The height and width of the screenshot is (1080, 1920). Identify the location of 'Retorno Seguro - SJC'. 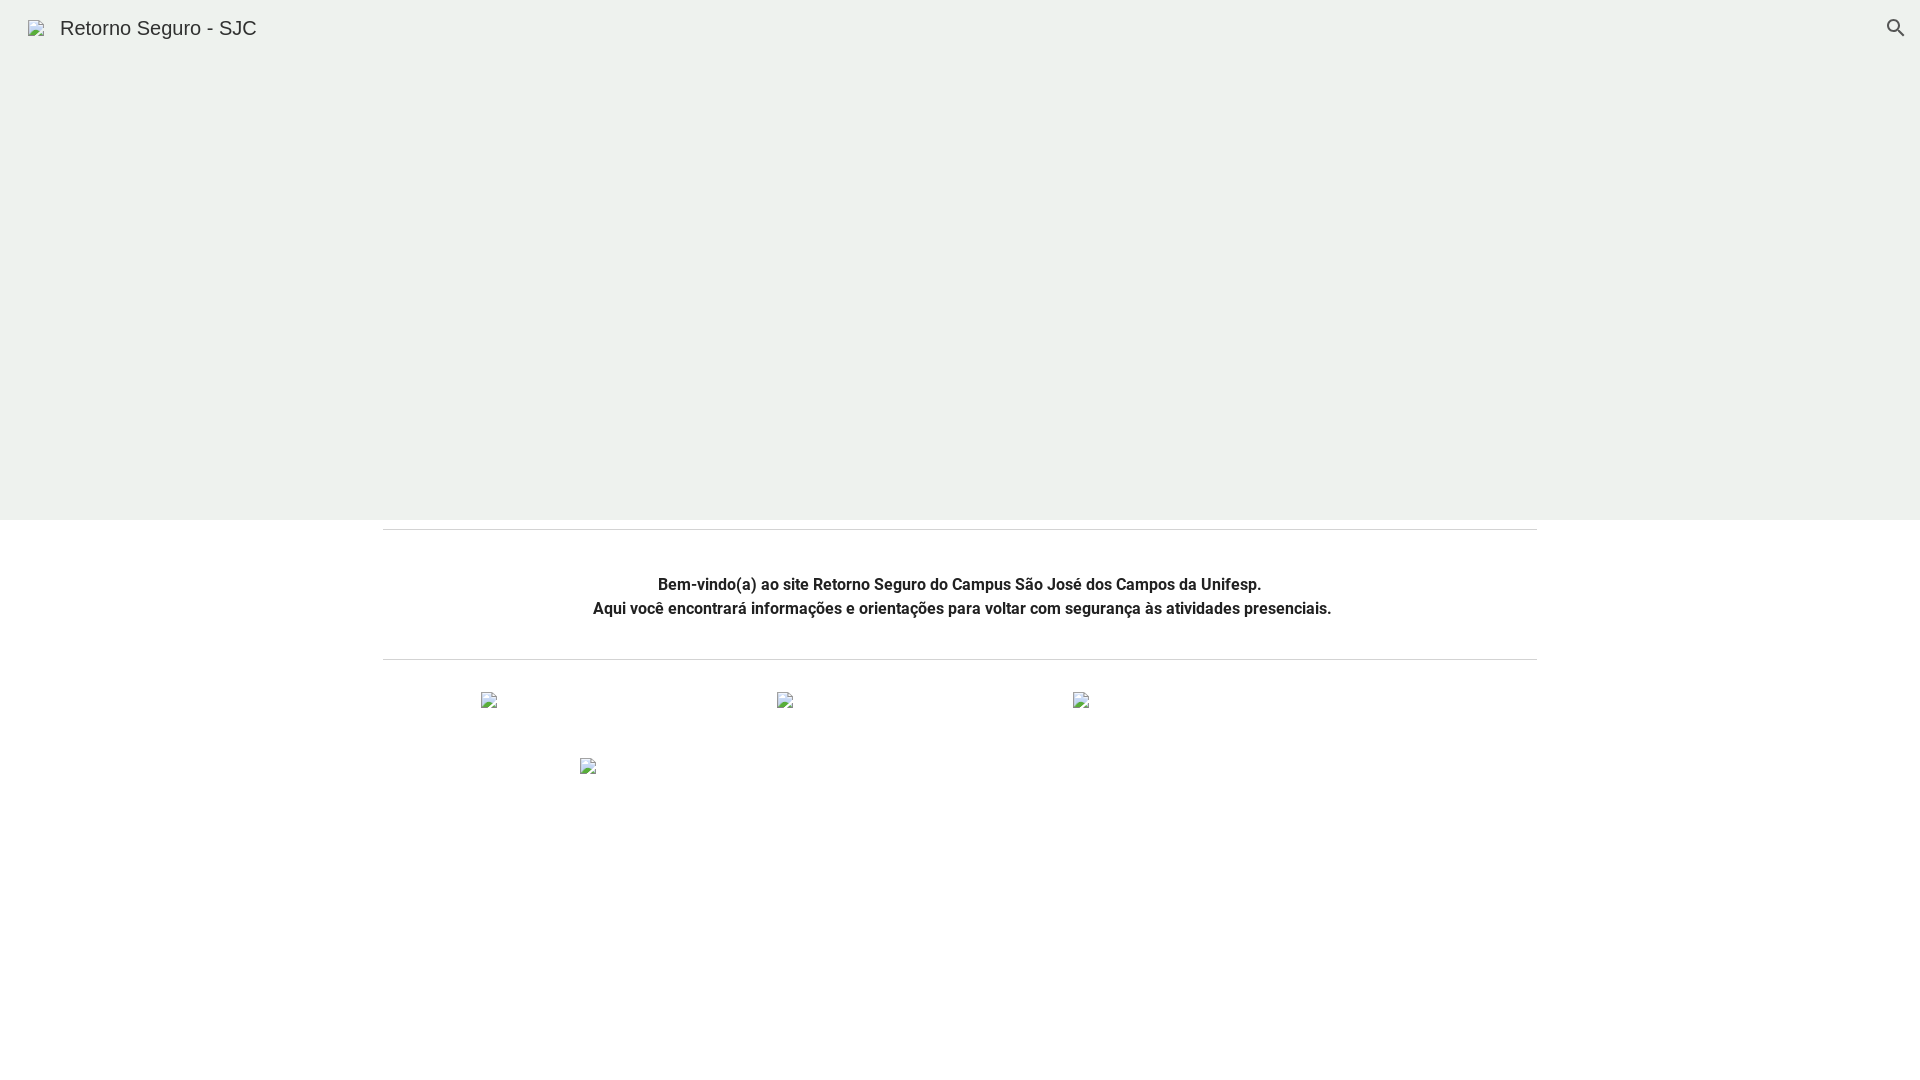
(141, 26).